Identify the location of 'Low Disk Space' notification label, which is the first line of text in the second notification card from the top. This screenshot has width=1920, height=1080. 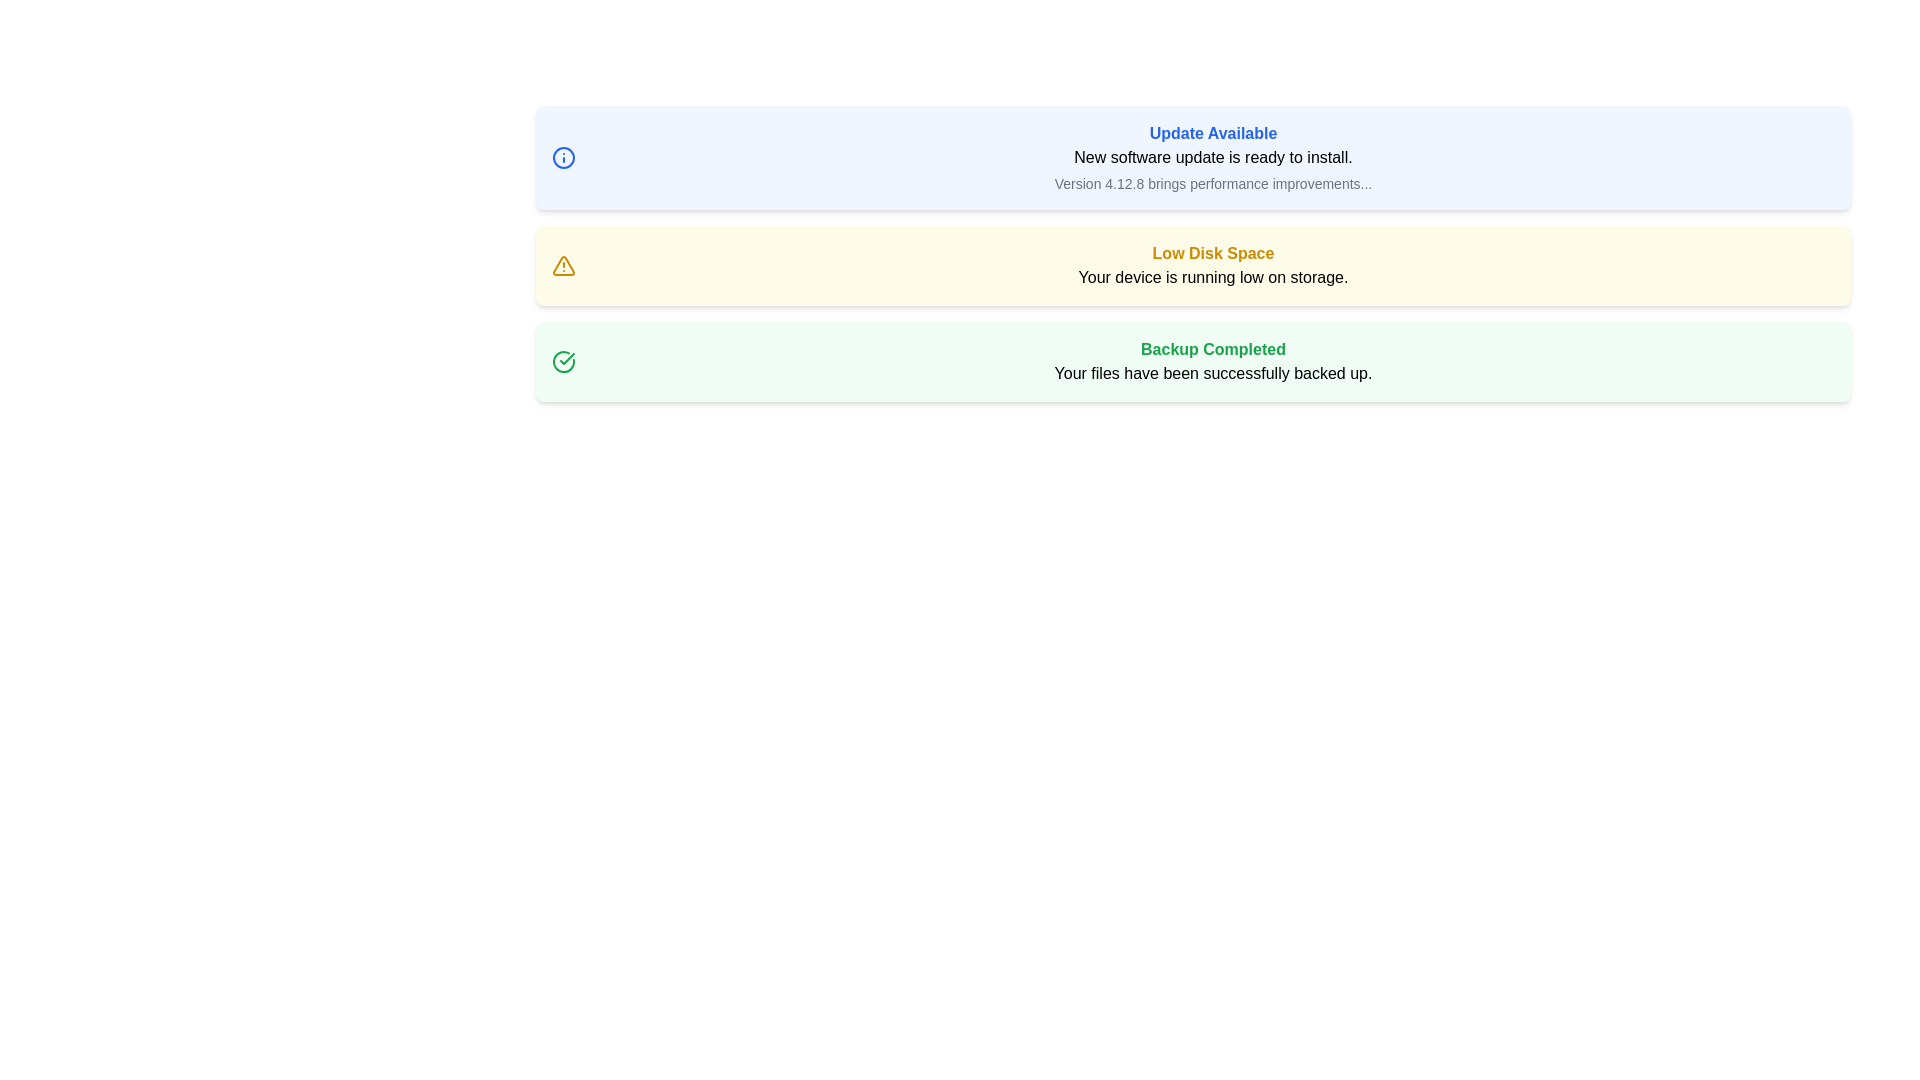
(1212, 253).